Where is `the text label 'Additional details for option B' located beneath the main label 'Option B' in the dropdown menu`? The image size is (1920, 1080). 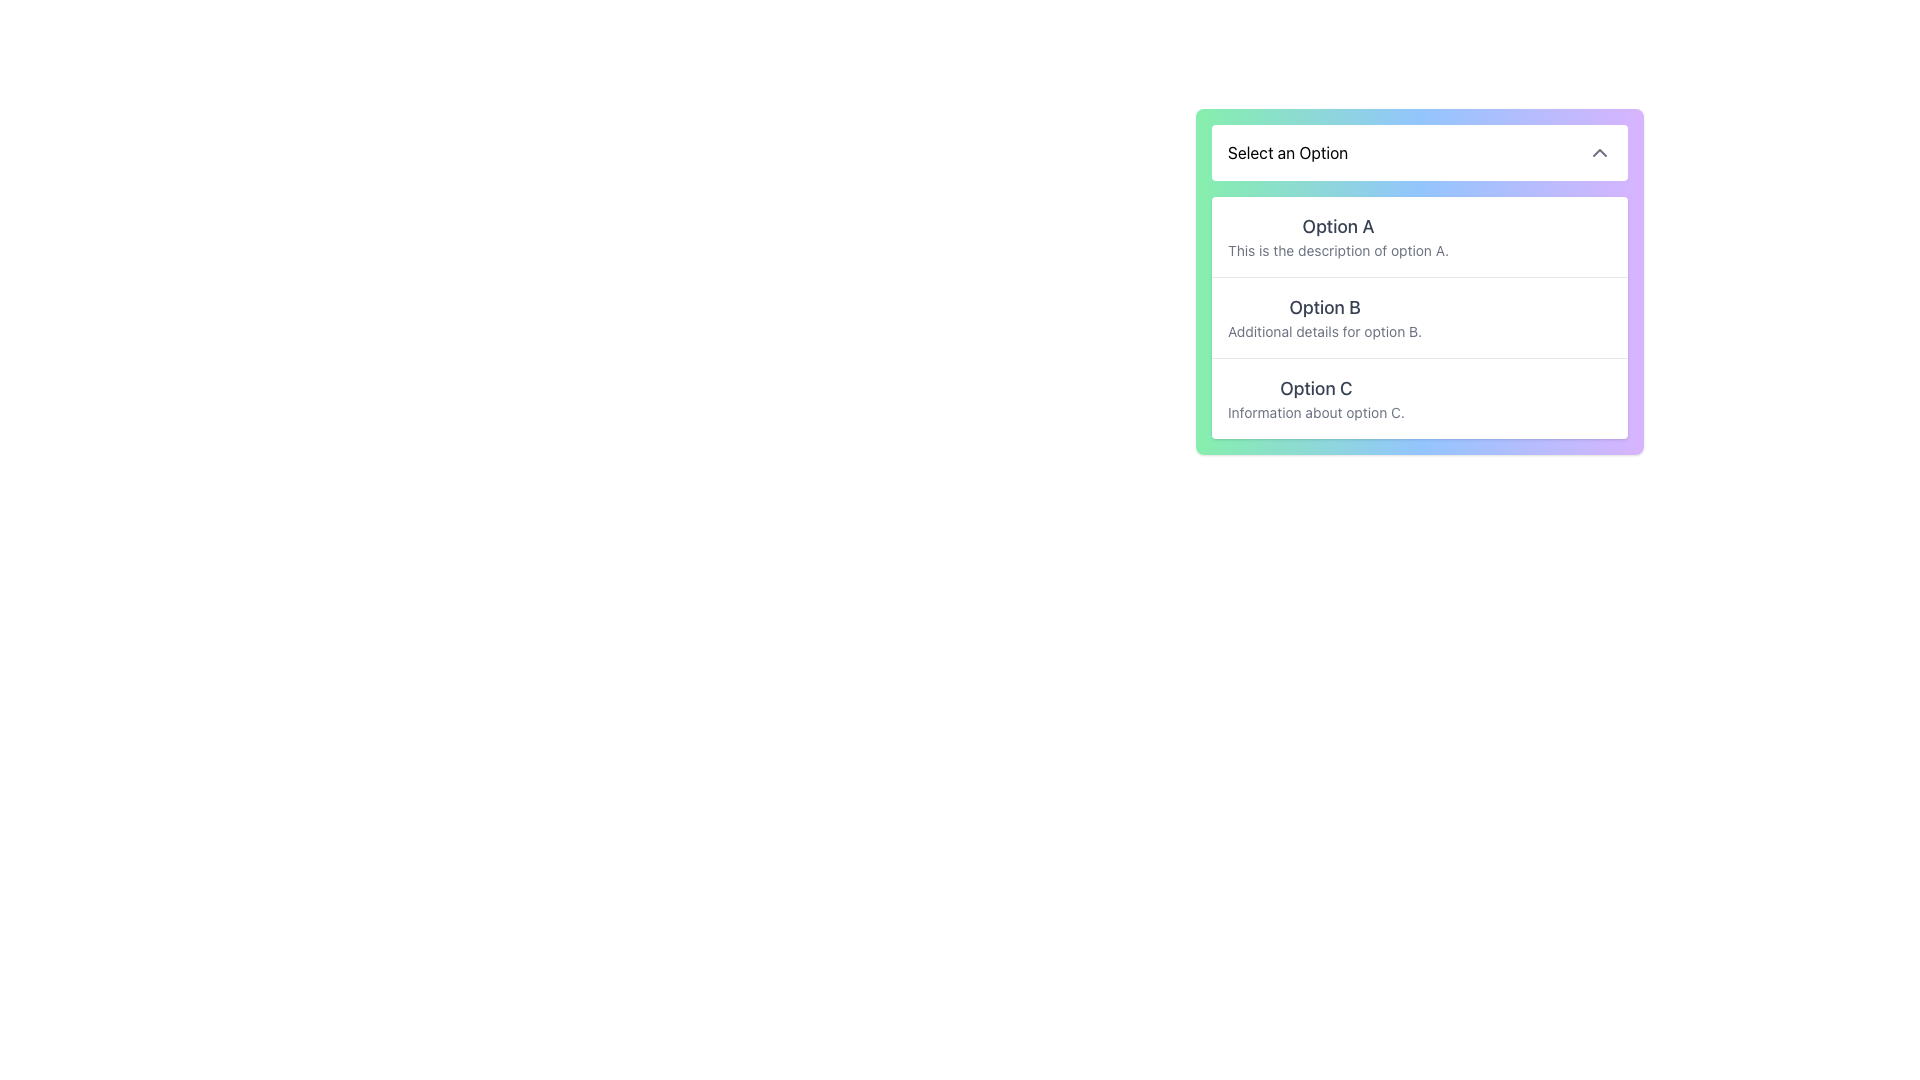
the text label 'Additional details for option B' located beneath the main label 'Option B' in the dropdown menu is located at coordinates (1324, 330).